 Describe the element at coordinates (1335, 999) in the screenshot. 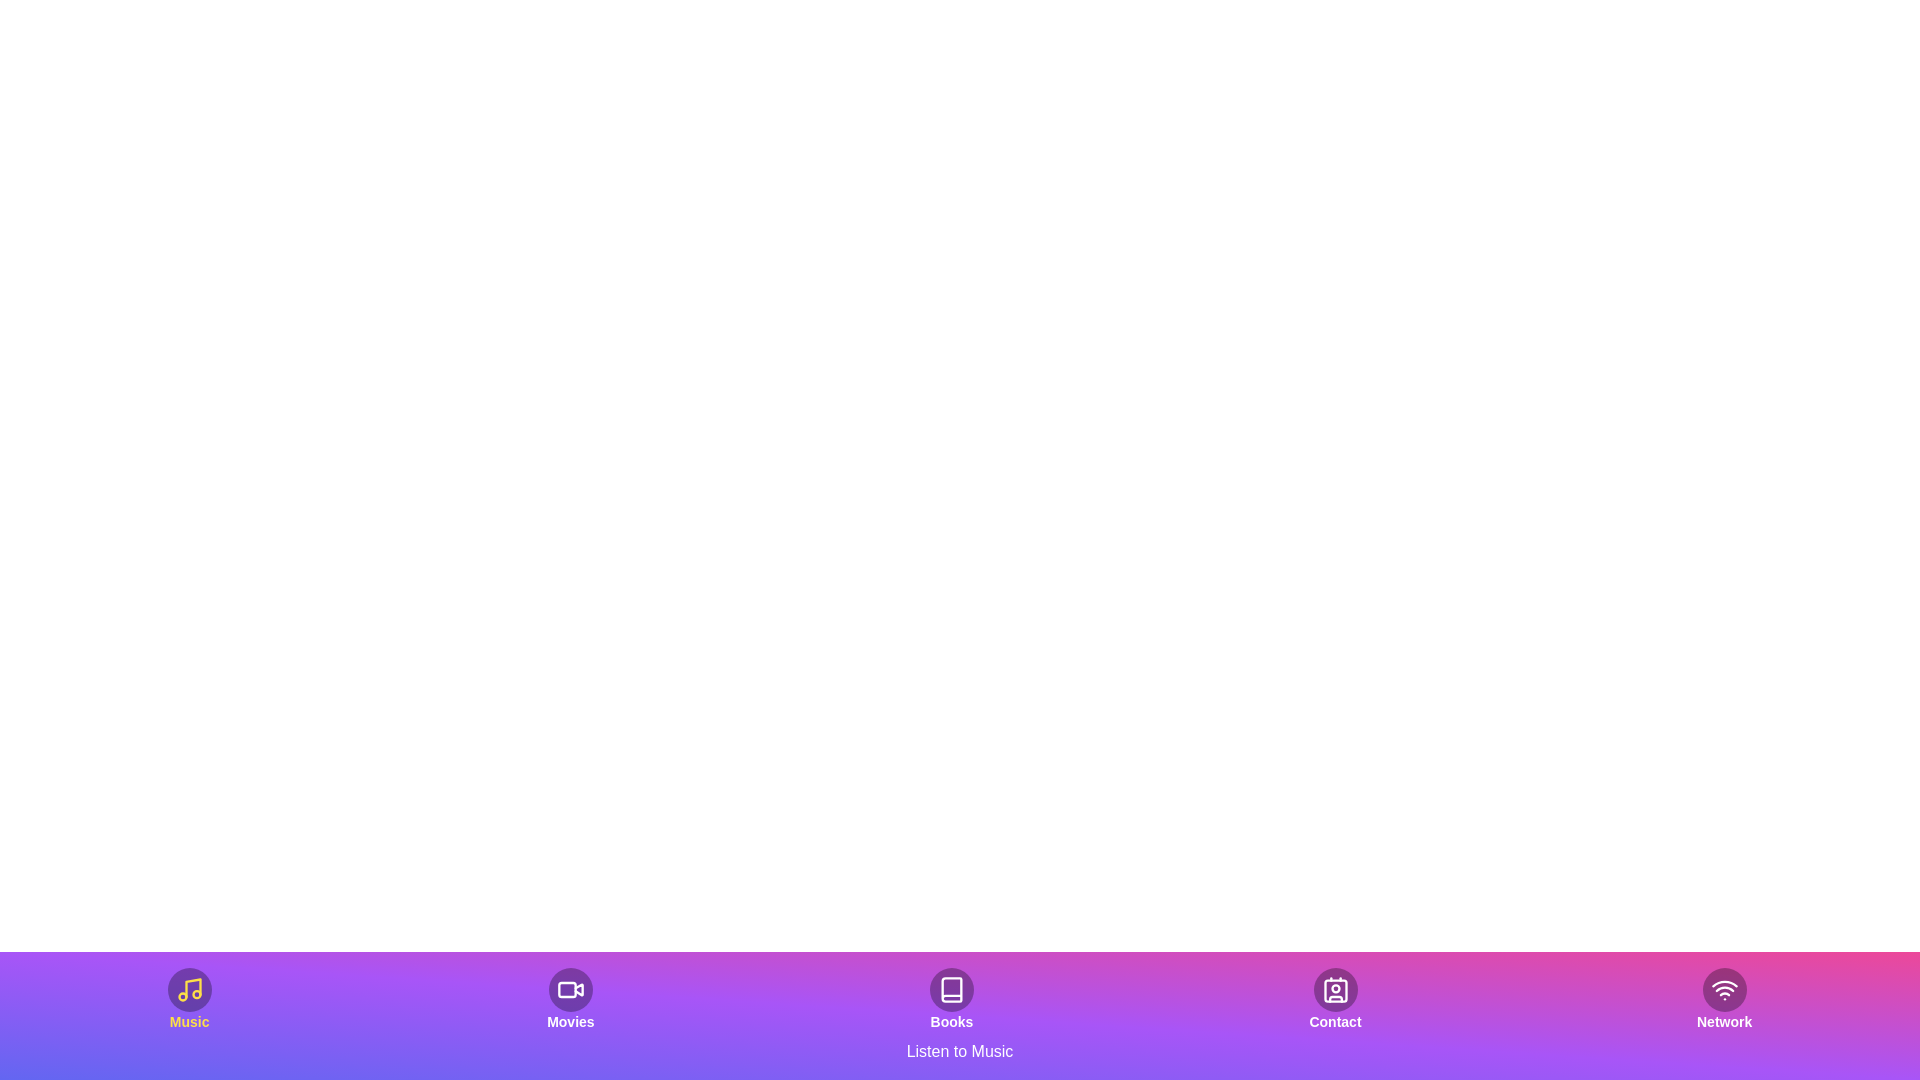

I see `the Contact tab` at that location.